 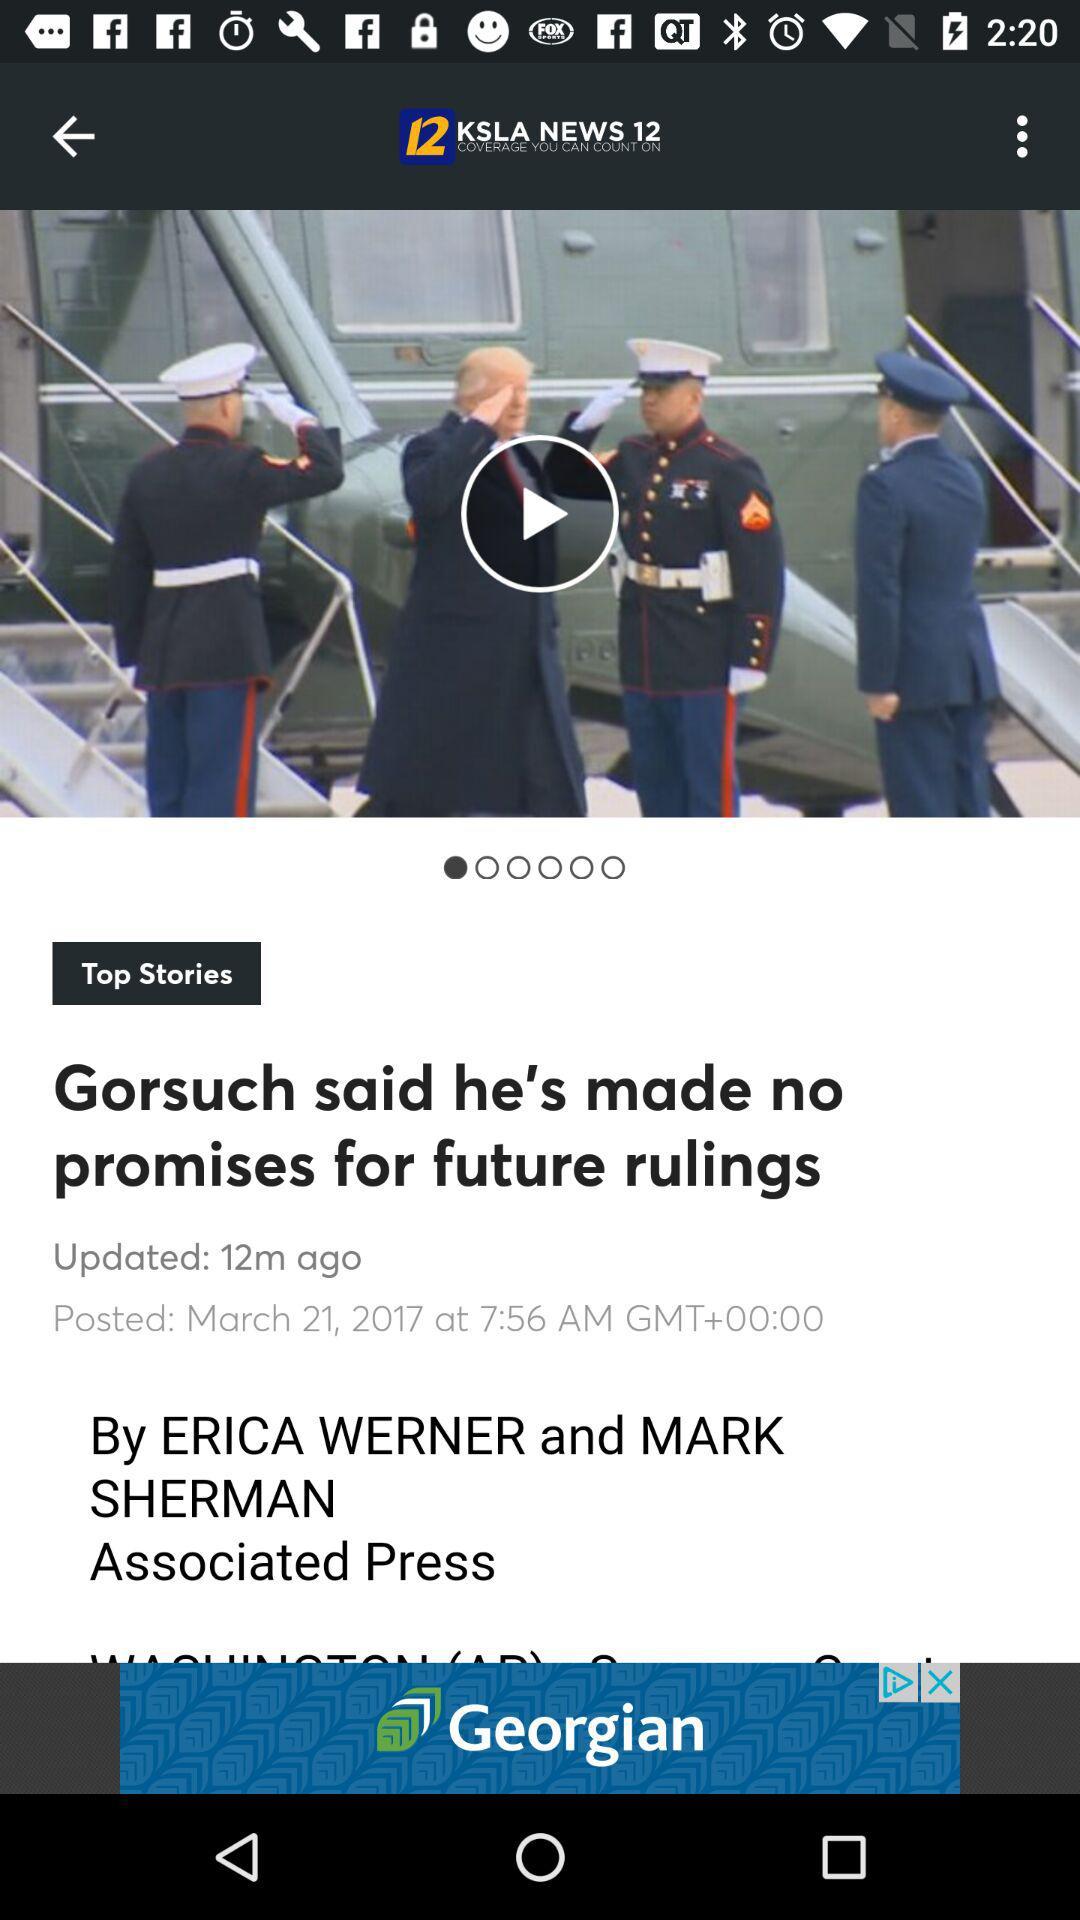 What do you see at coordinates (540, 1727) in the screenshot?
I see `button` at bounding box center [540, 1727].